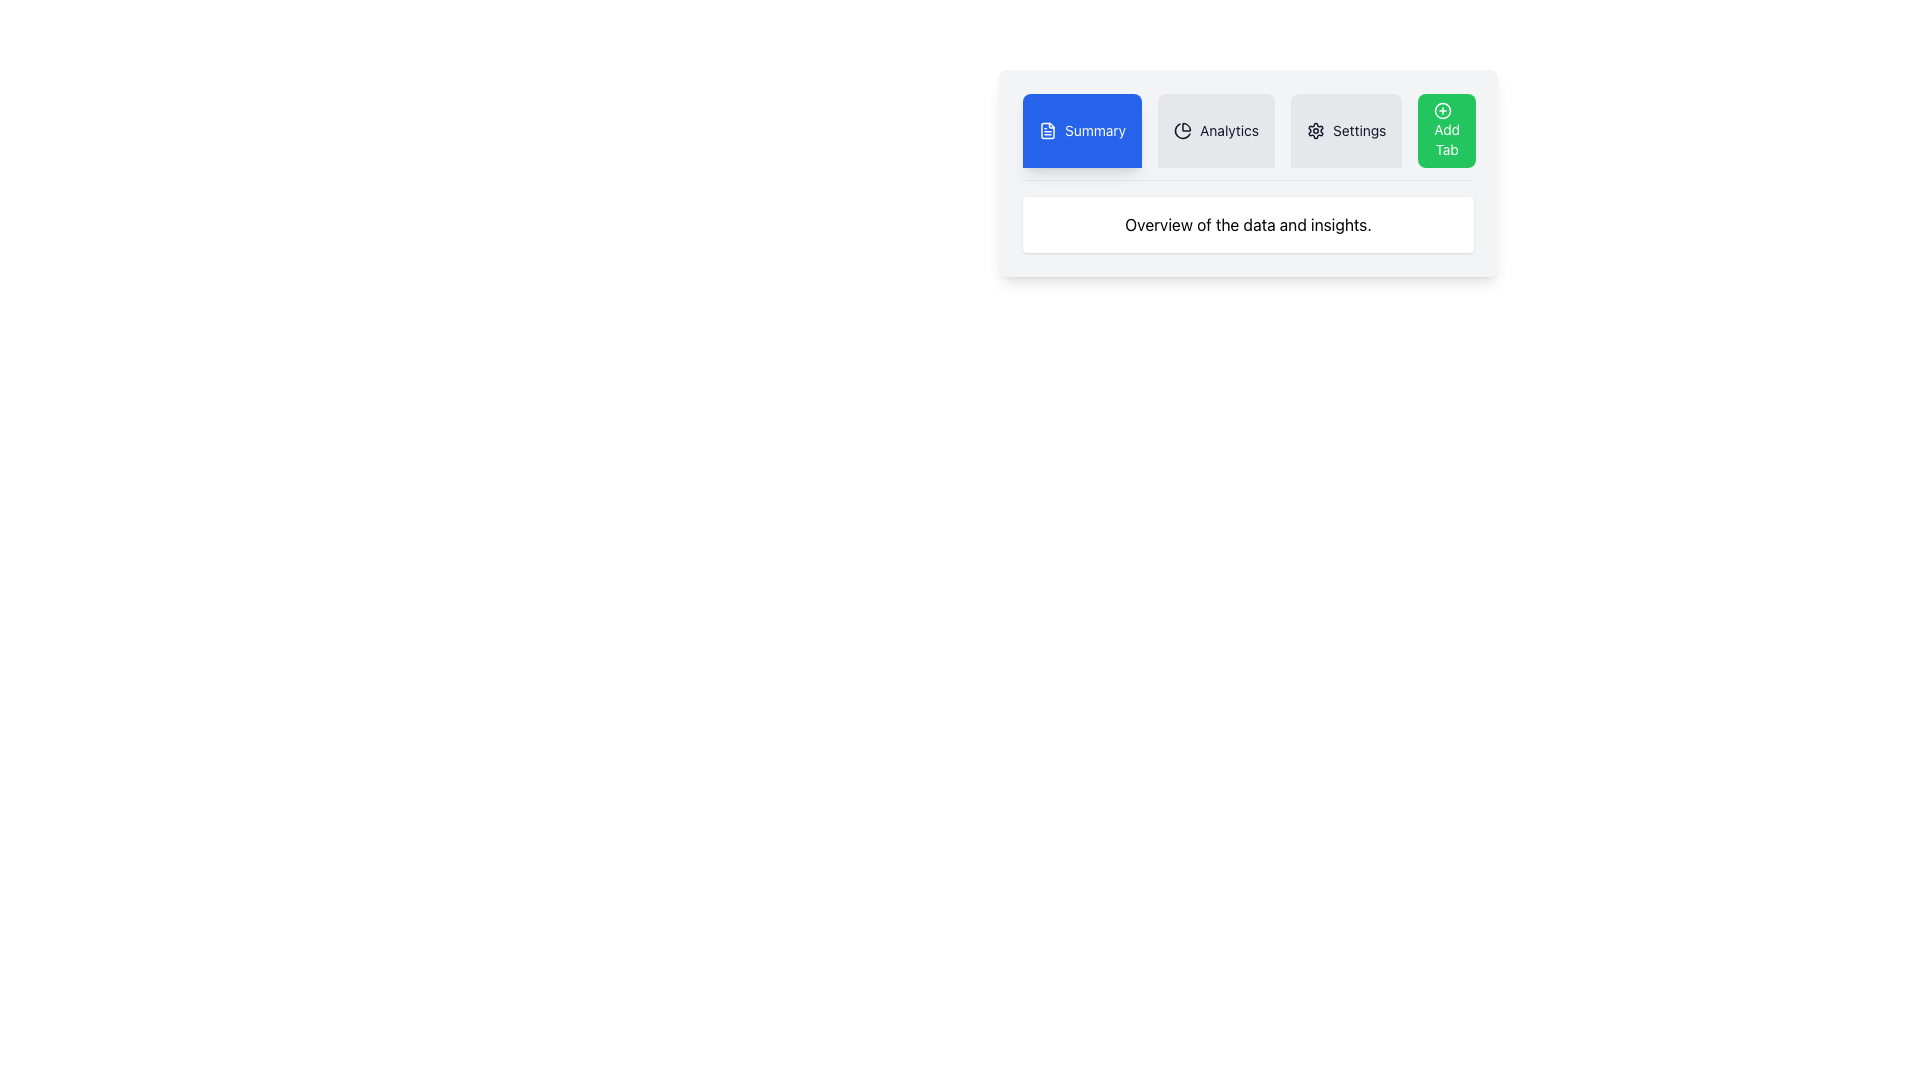  What do you see at coordinates (1315, 131) in the screenshot?
I see `the 'Settings' icon located in the top-right corner of the button row` at bounding box center [1315, 131].